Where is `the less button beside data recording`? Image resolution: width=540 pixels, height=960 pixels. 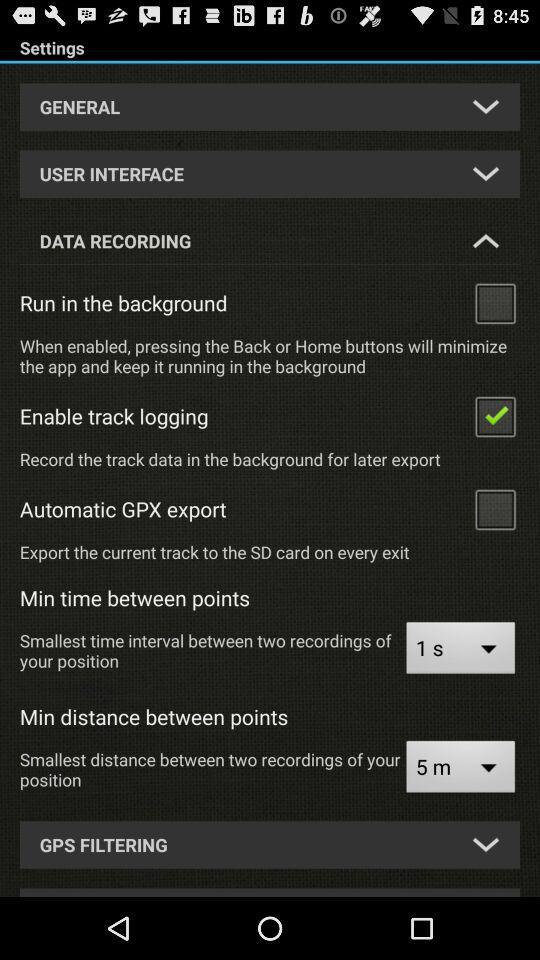
the less button beside data recording is located at coordinates (485, 240).